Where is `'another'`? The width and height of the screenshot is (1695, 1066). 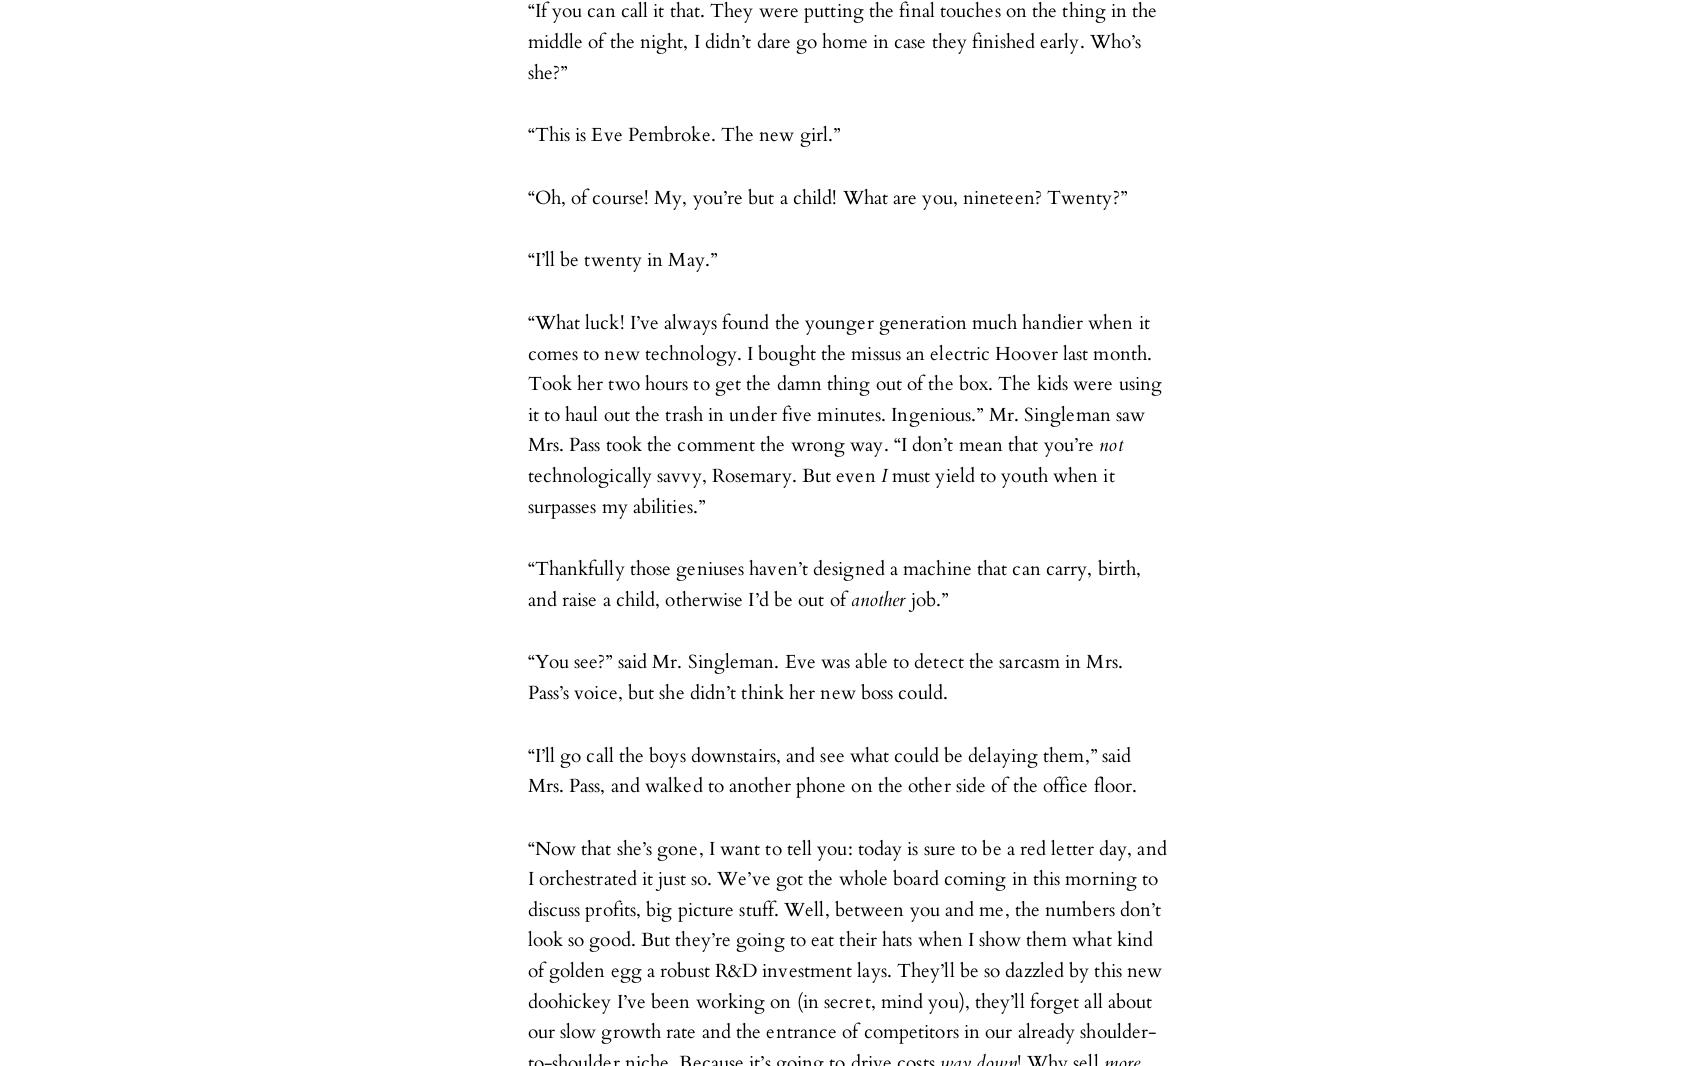 'another' is located at coordinates (849, 598).